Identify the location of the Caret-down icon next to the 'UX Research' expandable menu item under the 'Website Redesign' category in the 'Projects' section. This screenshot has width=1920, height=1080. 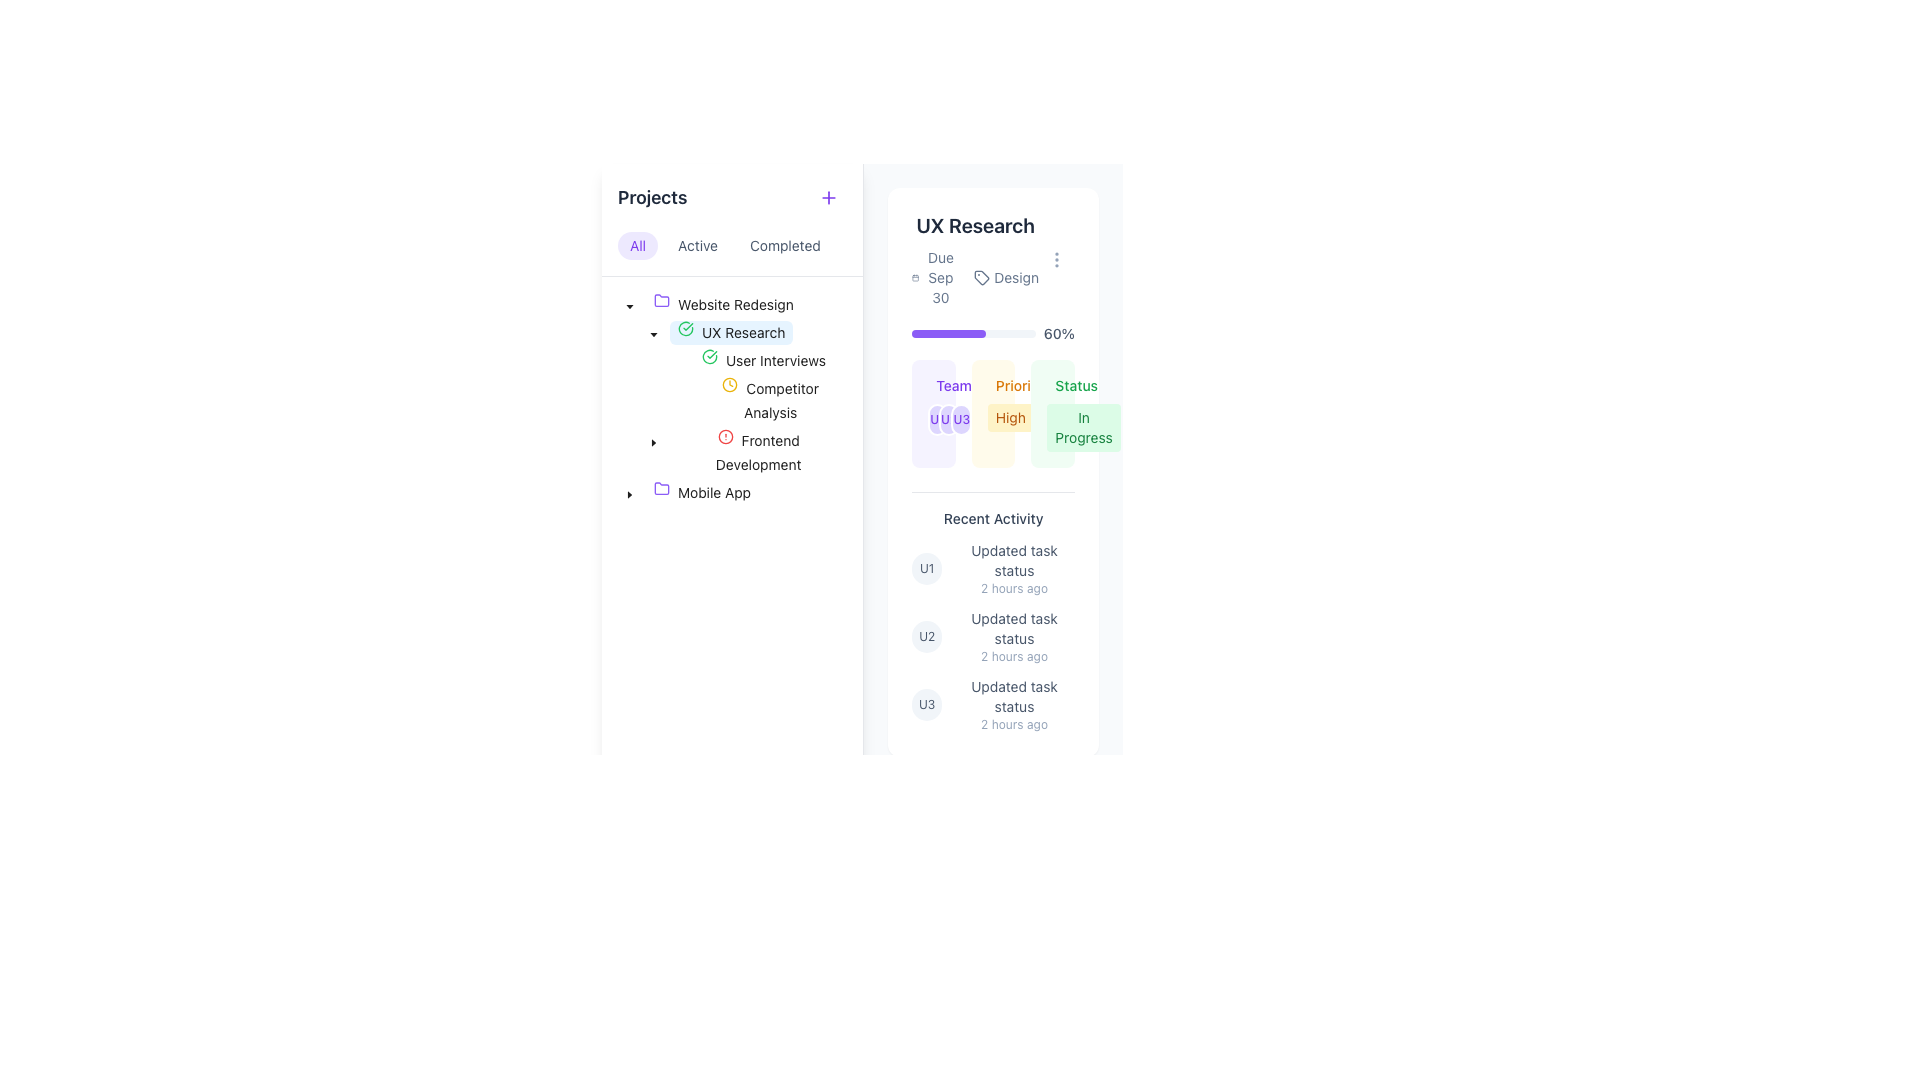
(628, 307).